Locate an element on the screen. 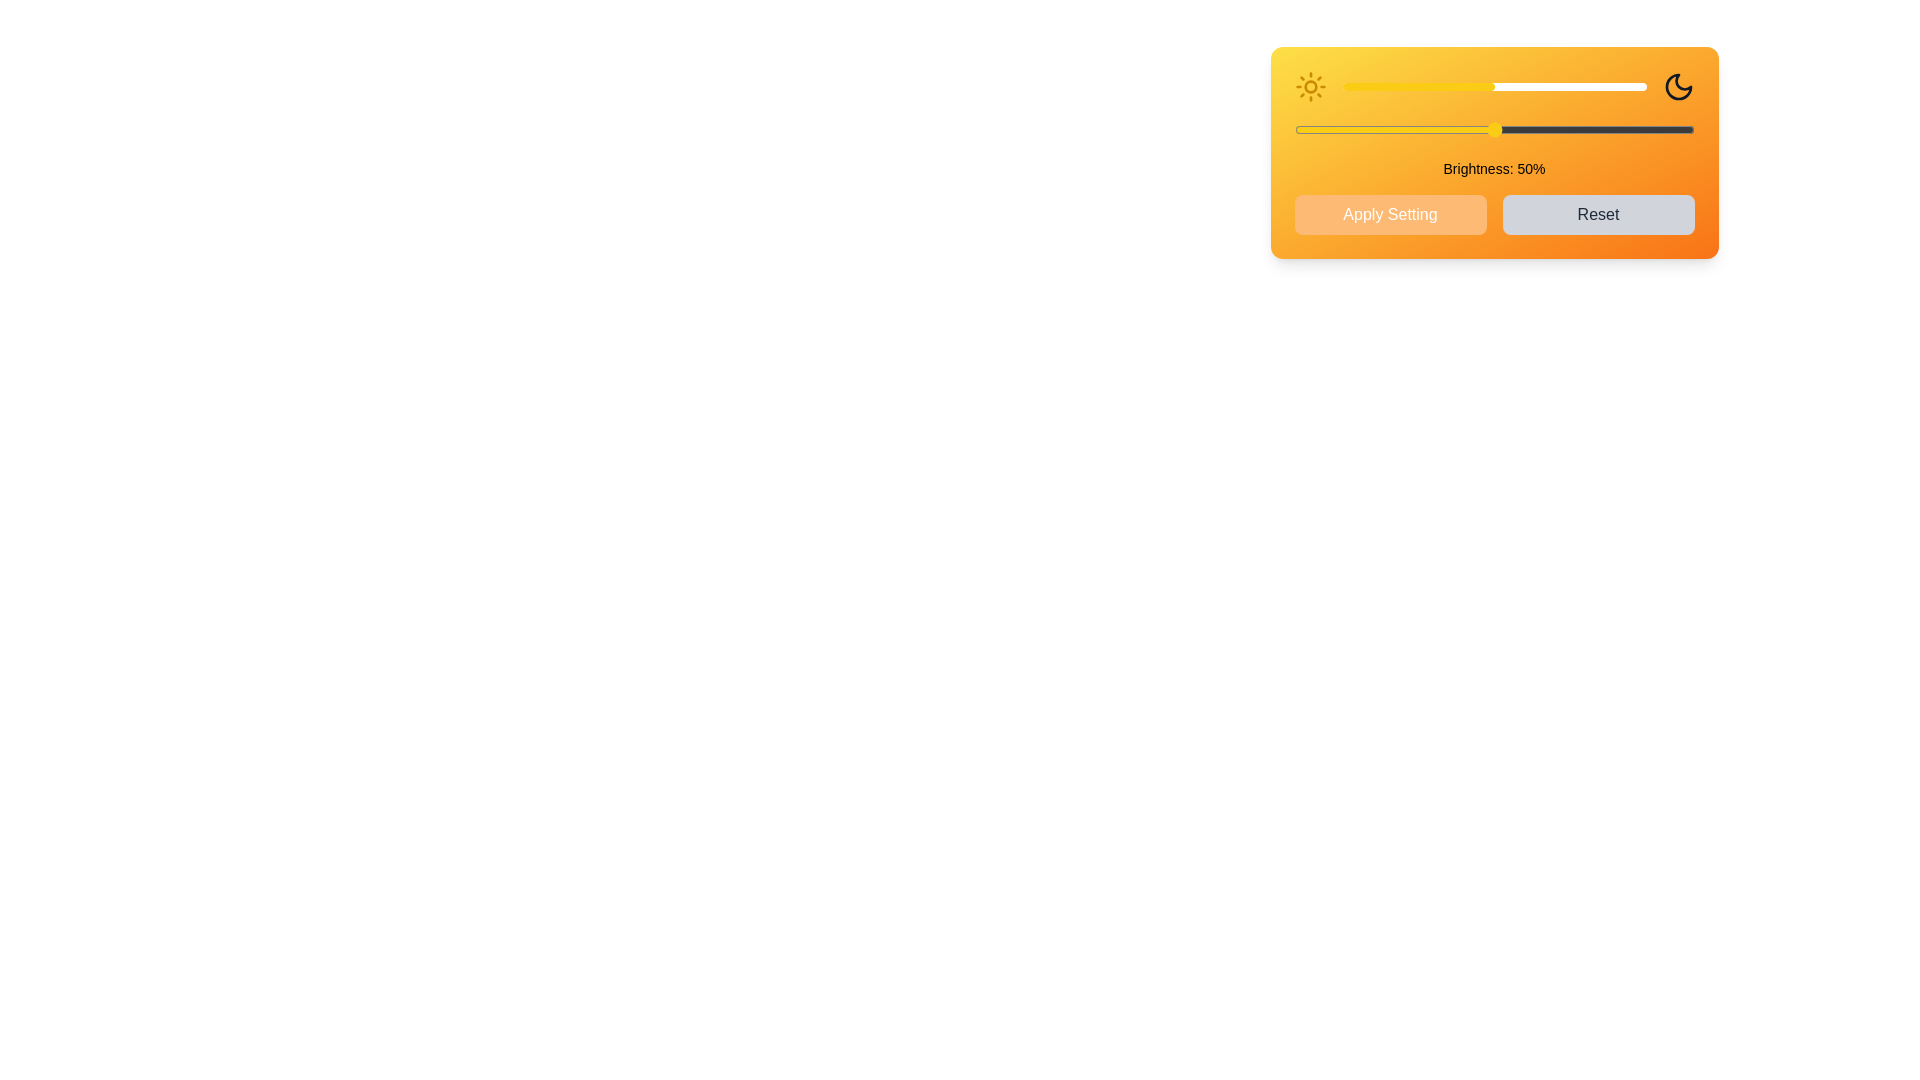  'Apply Setting' button is located at coordinates (1389, 215).